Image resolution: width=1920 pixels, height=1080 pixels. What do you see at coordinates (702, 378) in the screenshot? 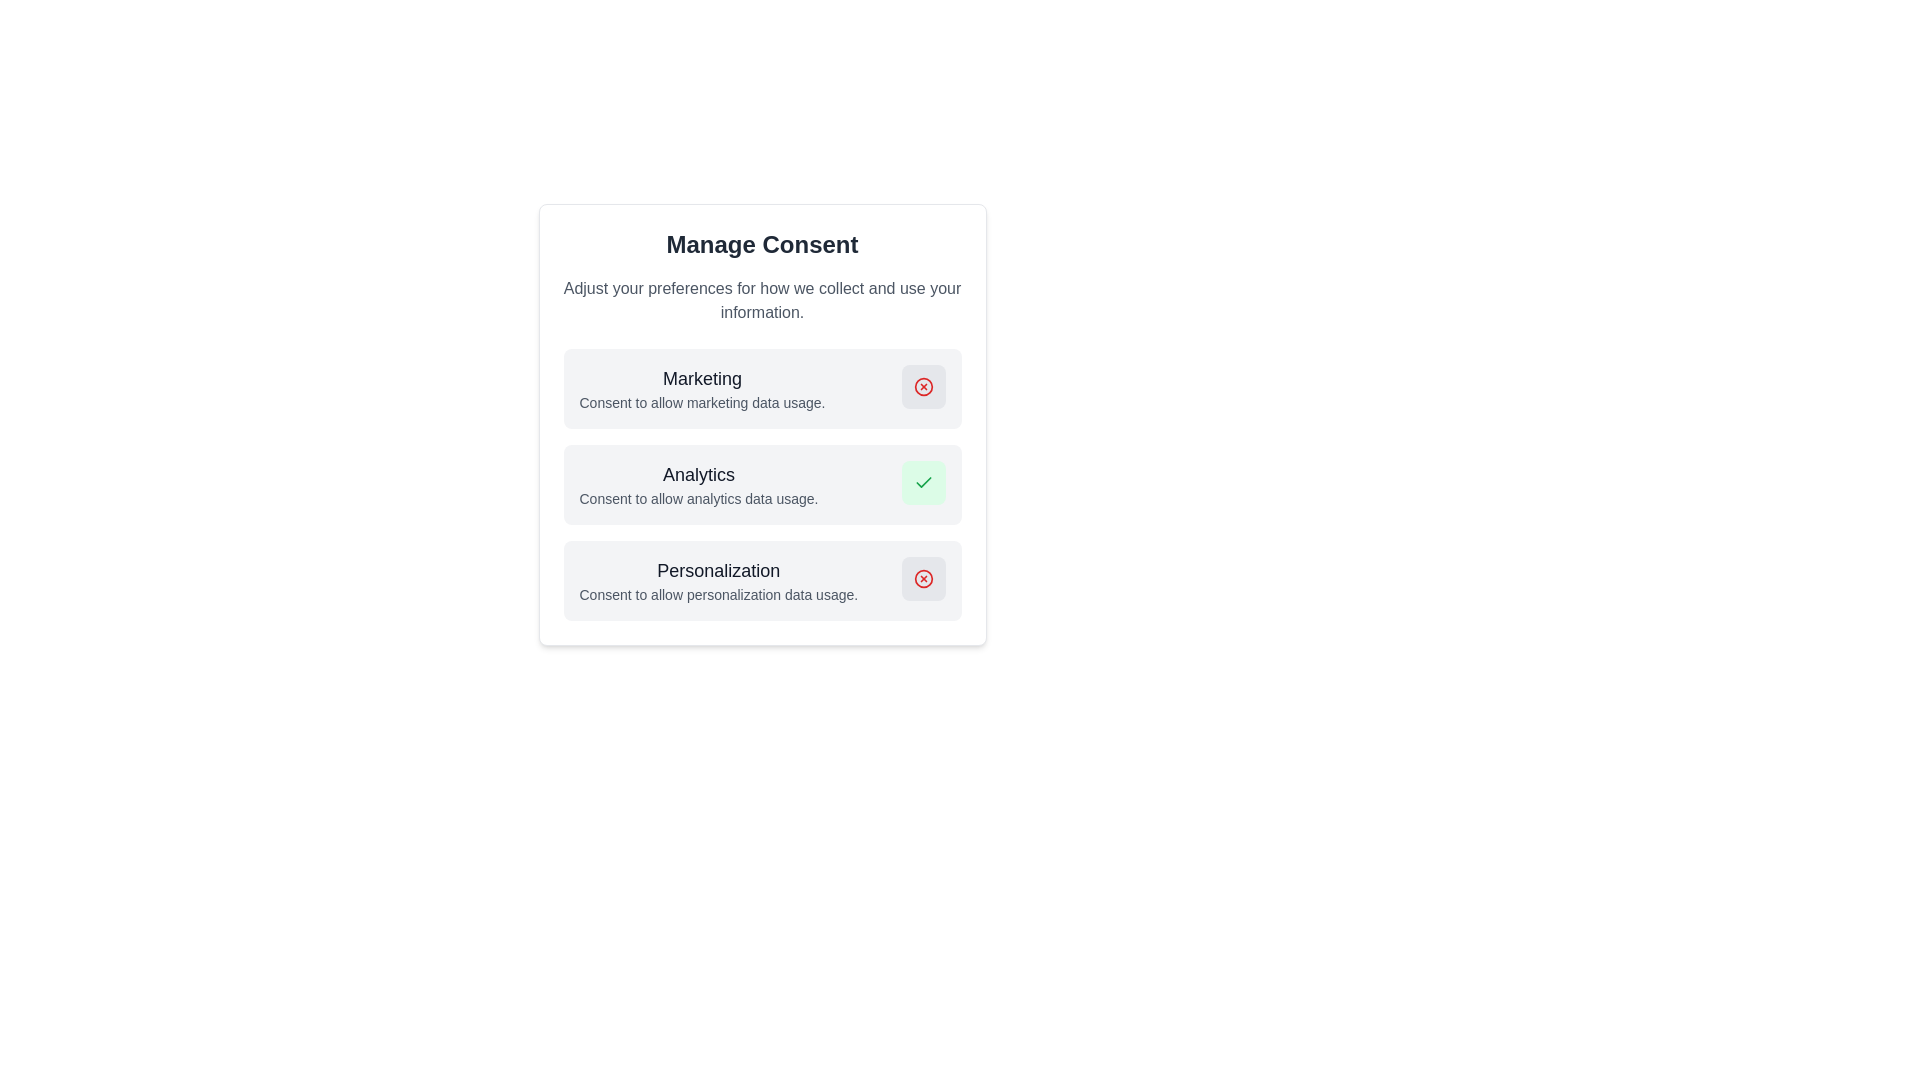
I see `the stylized text label reading 'Marketing' which is centrally positioned below the header 'Manage Consent'` at bounding box center [702, 378].